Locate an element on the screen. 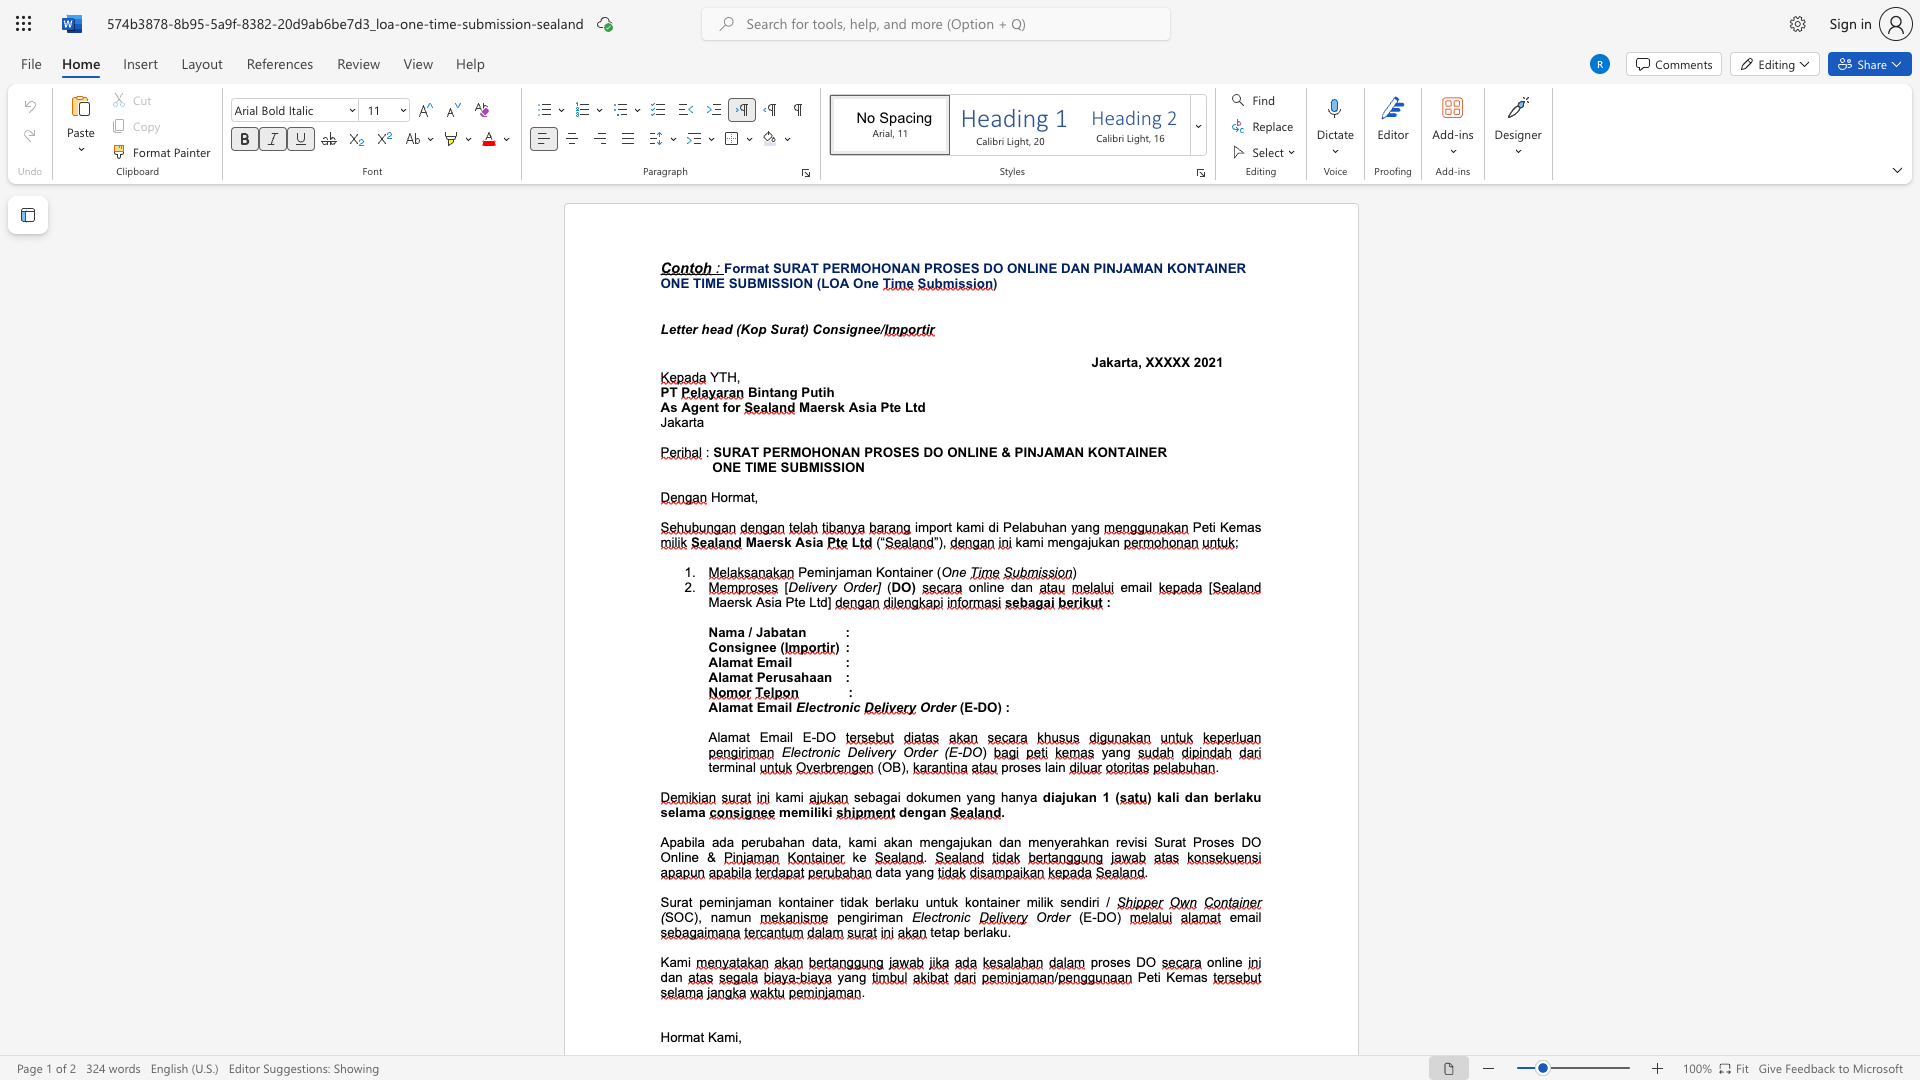  the subset text "nyer" within the text "Apabila ada perubahan data, kami akan mengajukan dan menyerahkan revisi Surat" is located at coordinates (1045, 842).